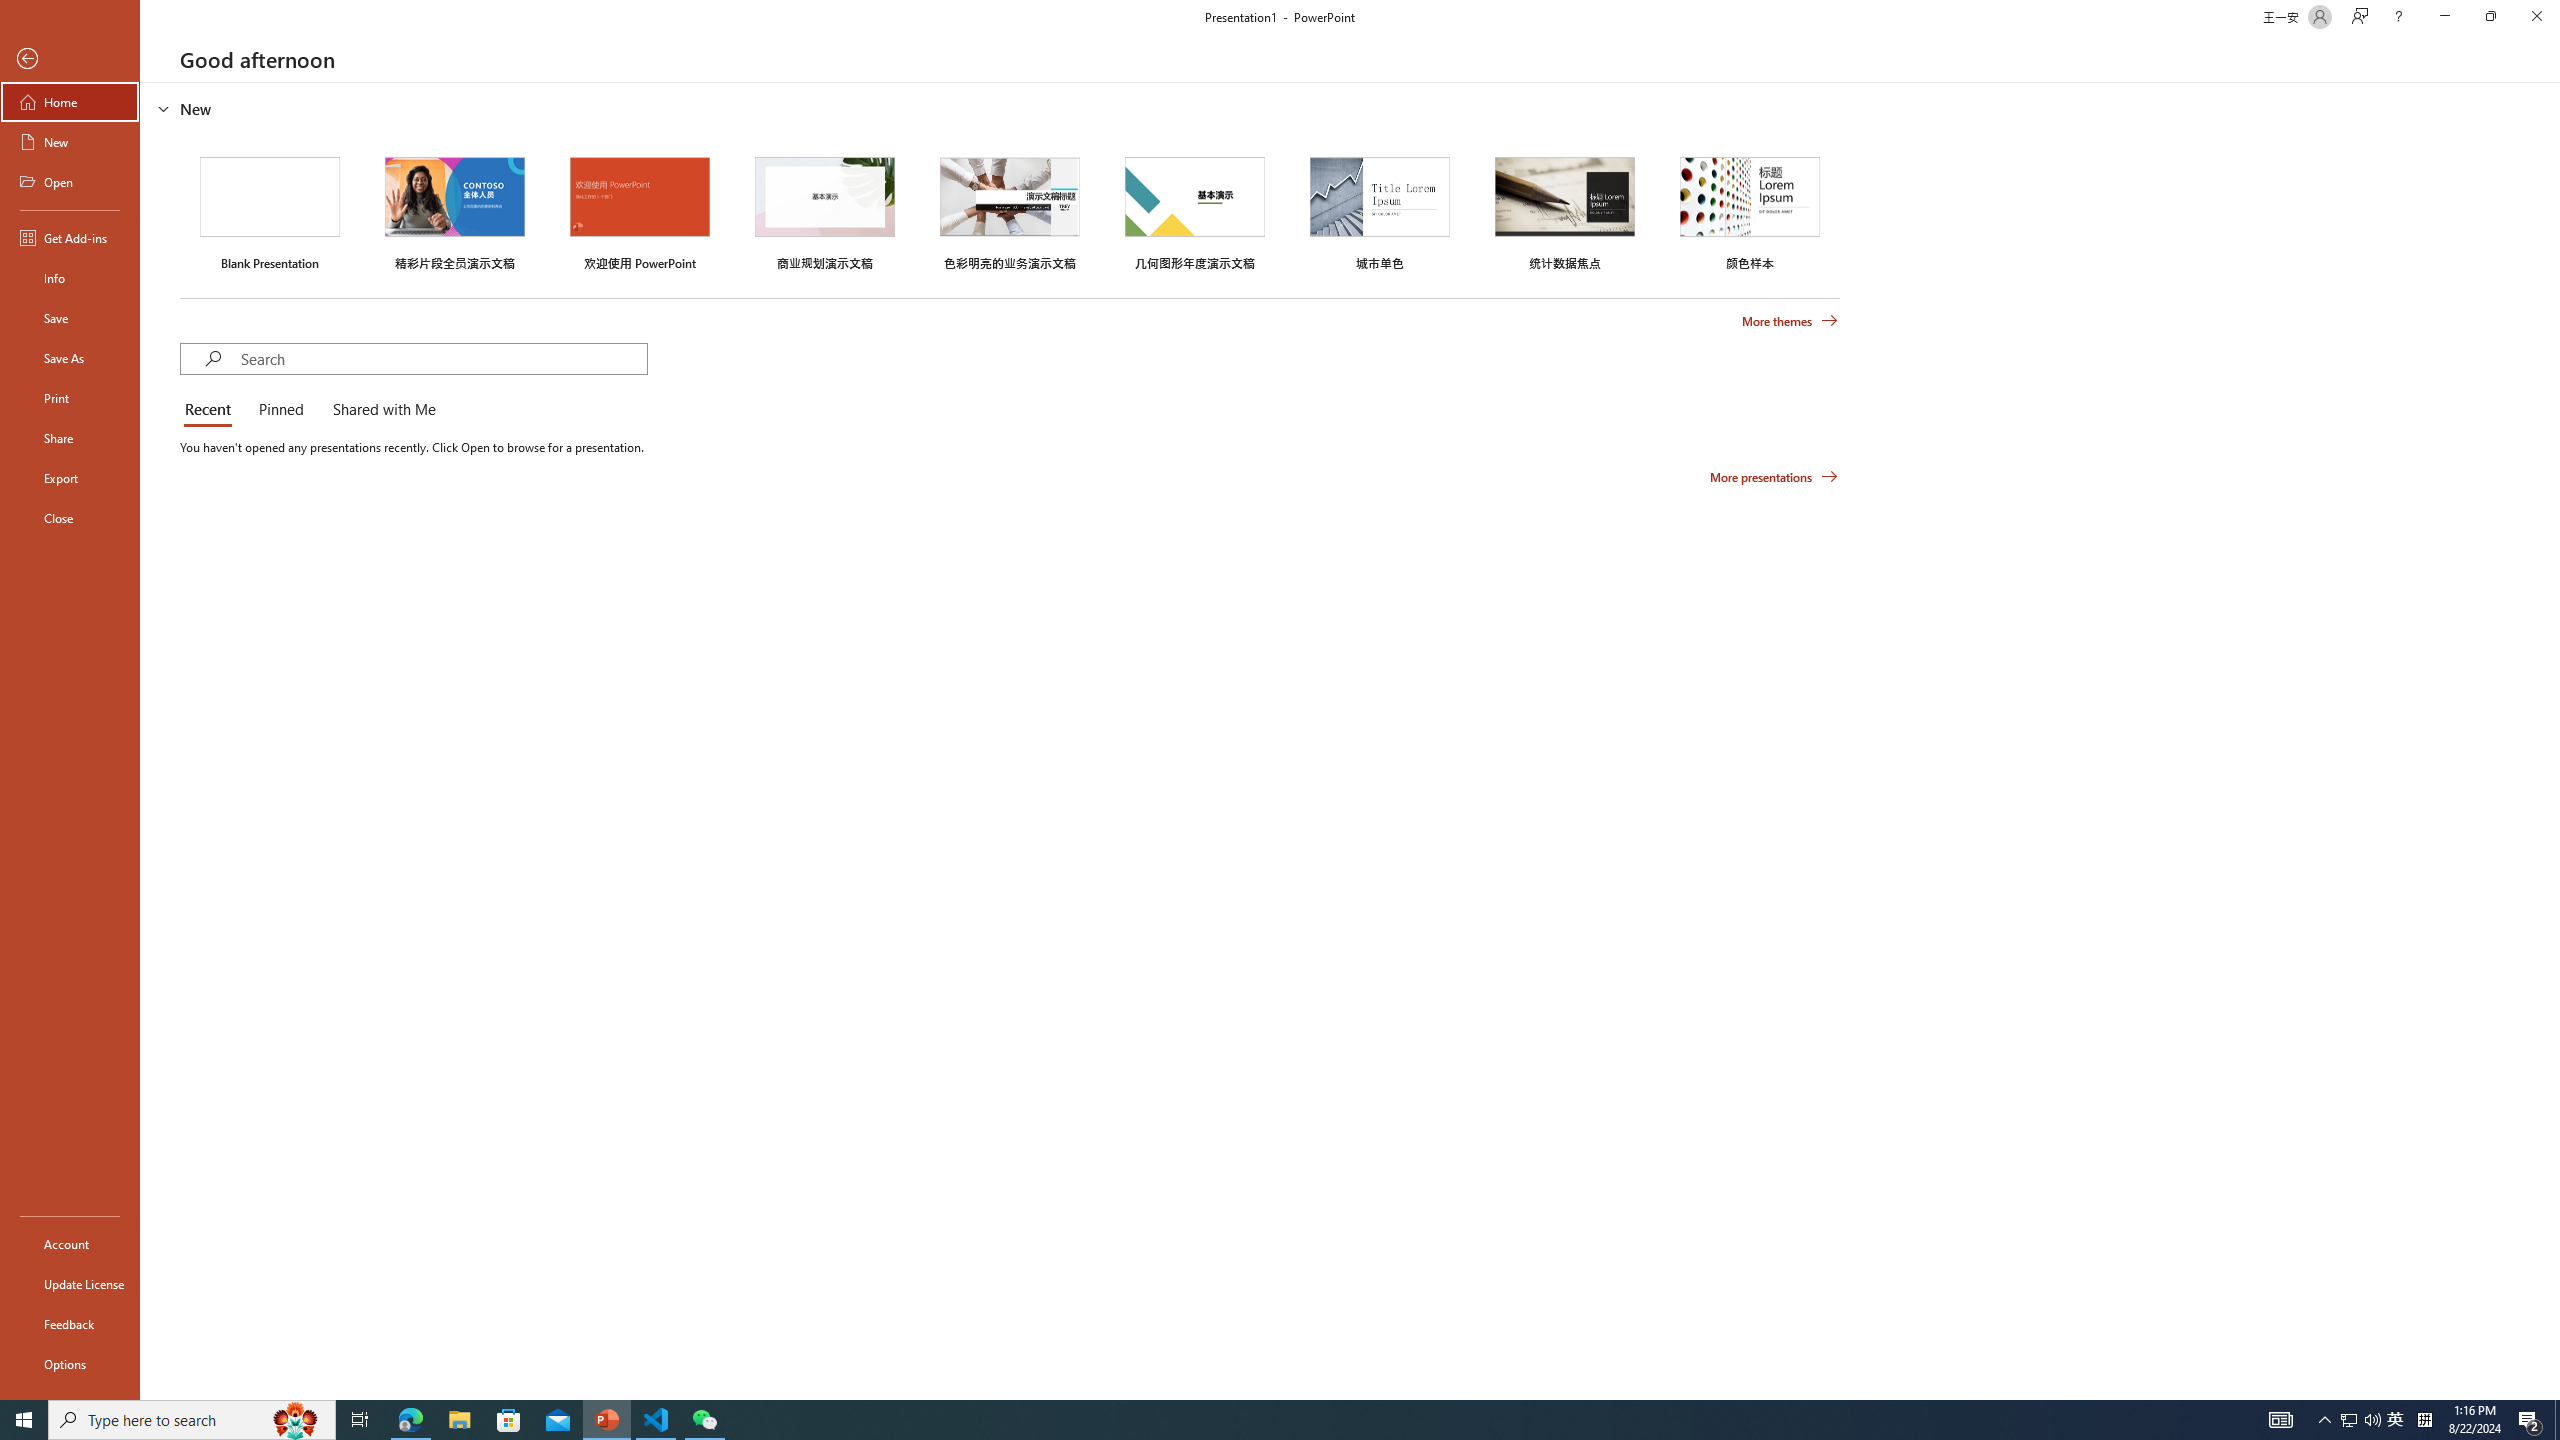 The height and width of the screenshot is (1440, 2560). What do you see at coordinates (69, 1324) in the screenshot?
I see `'Feedback'` at bounding box center [69, 1324].